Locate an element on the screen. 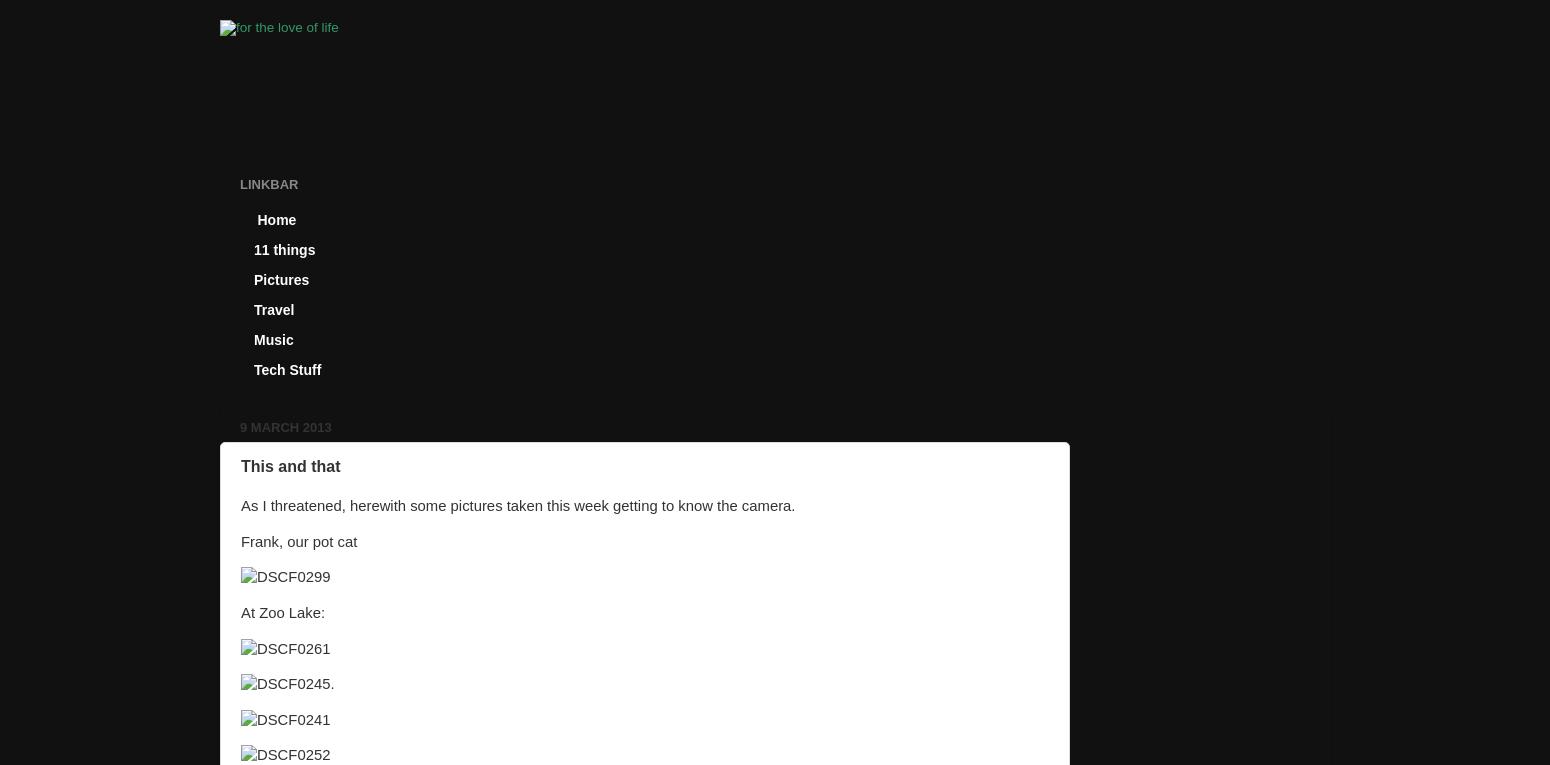 The height and width of the screenshot is (765, 1550). 'Frank, our pot cat' is located at coordinates (298, 540).